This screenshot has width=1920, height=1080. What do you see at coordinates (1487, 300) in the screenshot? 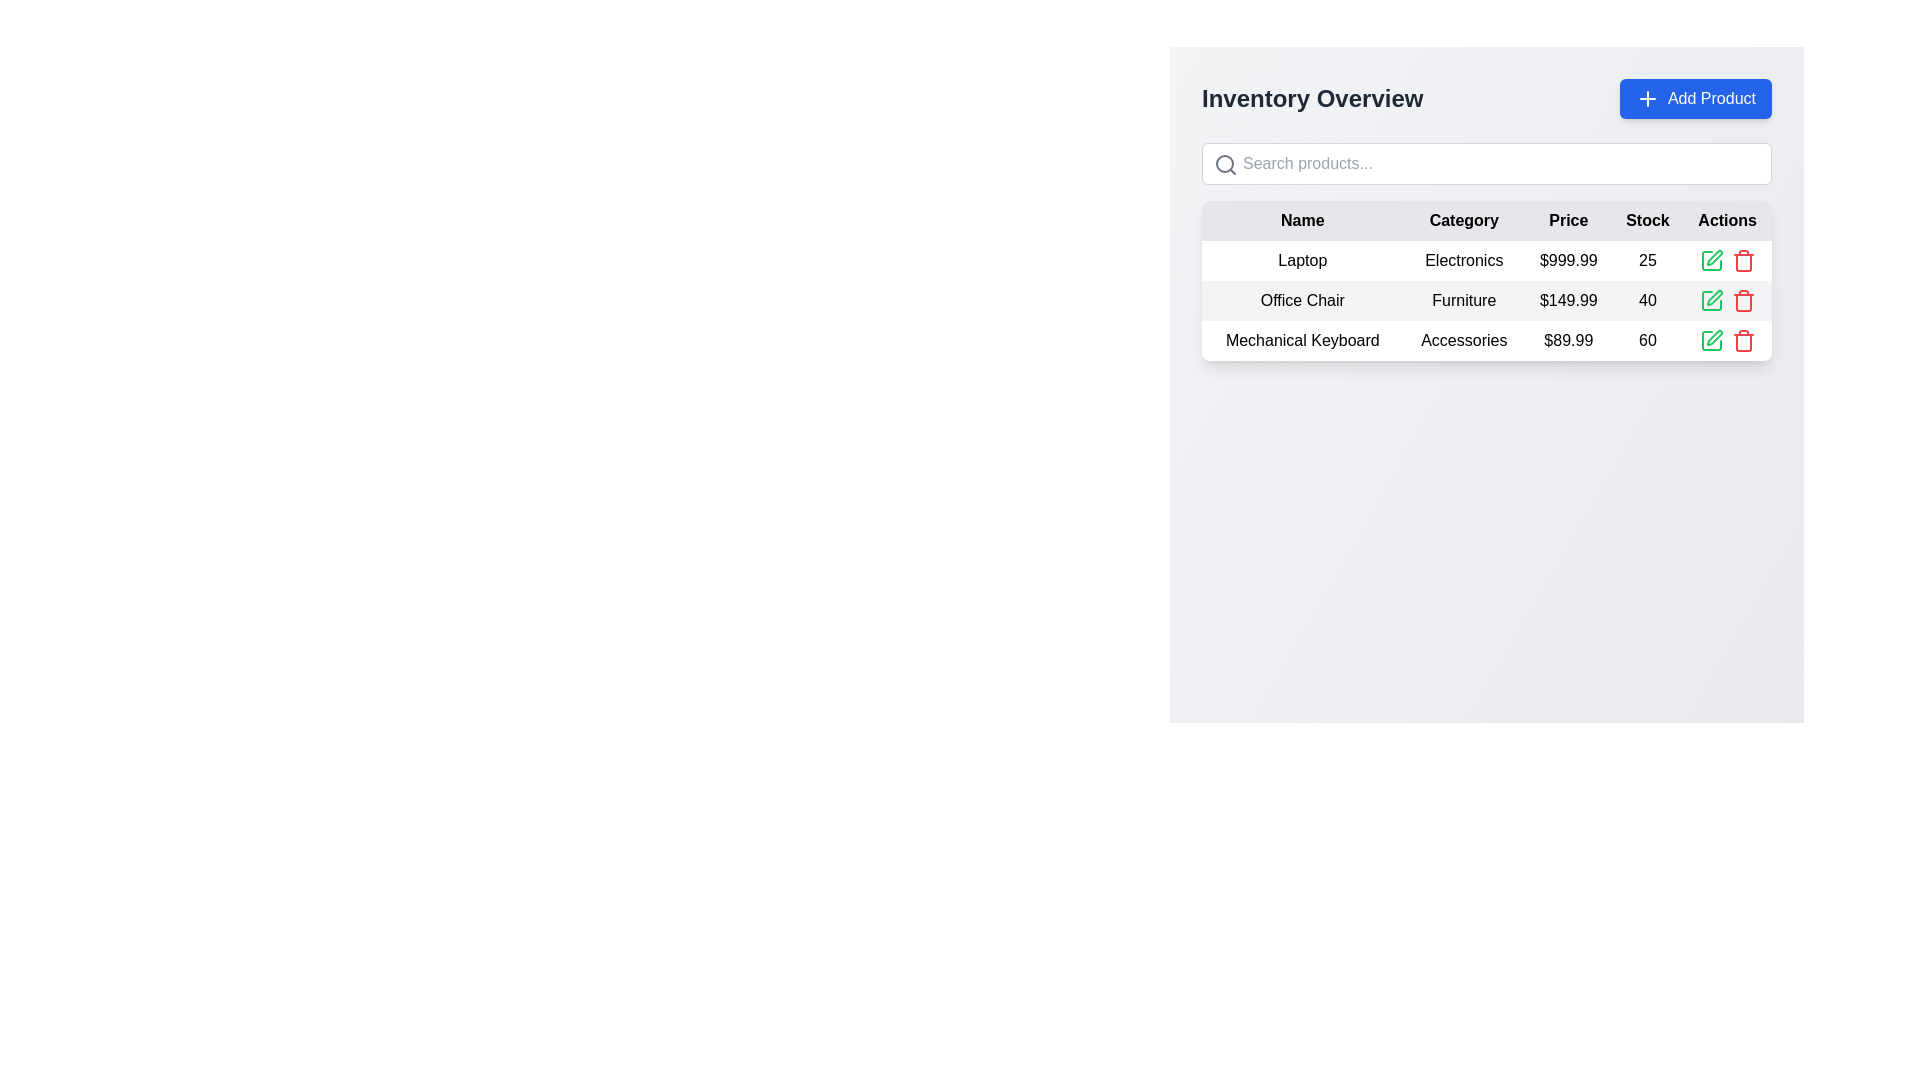
I see `the second row of the data table in the 'Inventory Overview' section` at bounding box center [1487, 300].